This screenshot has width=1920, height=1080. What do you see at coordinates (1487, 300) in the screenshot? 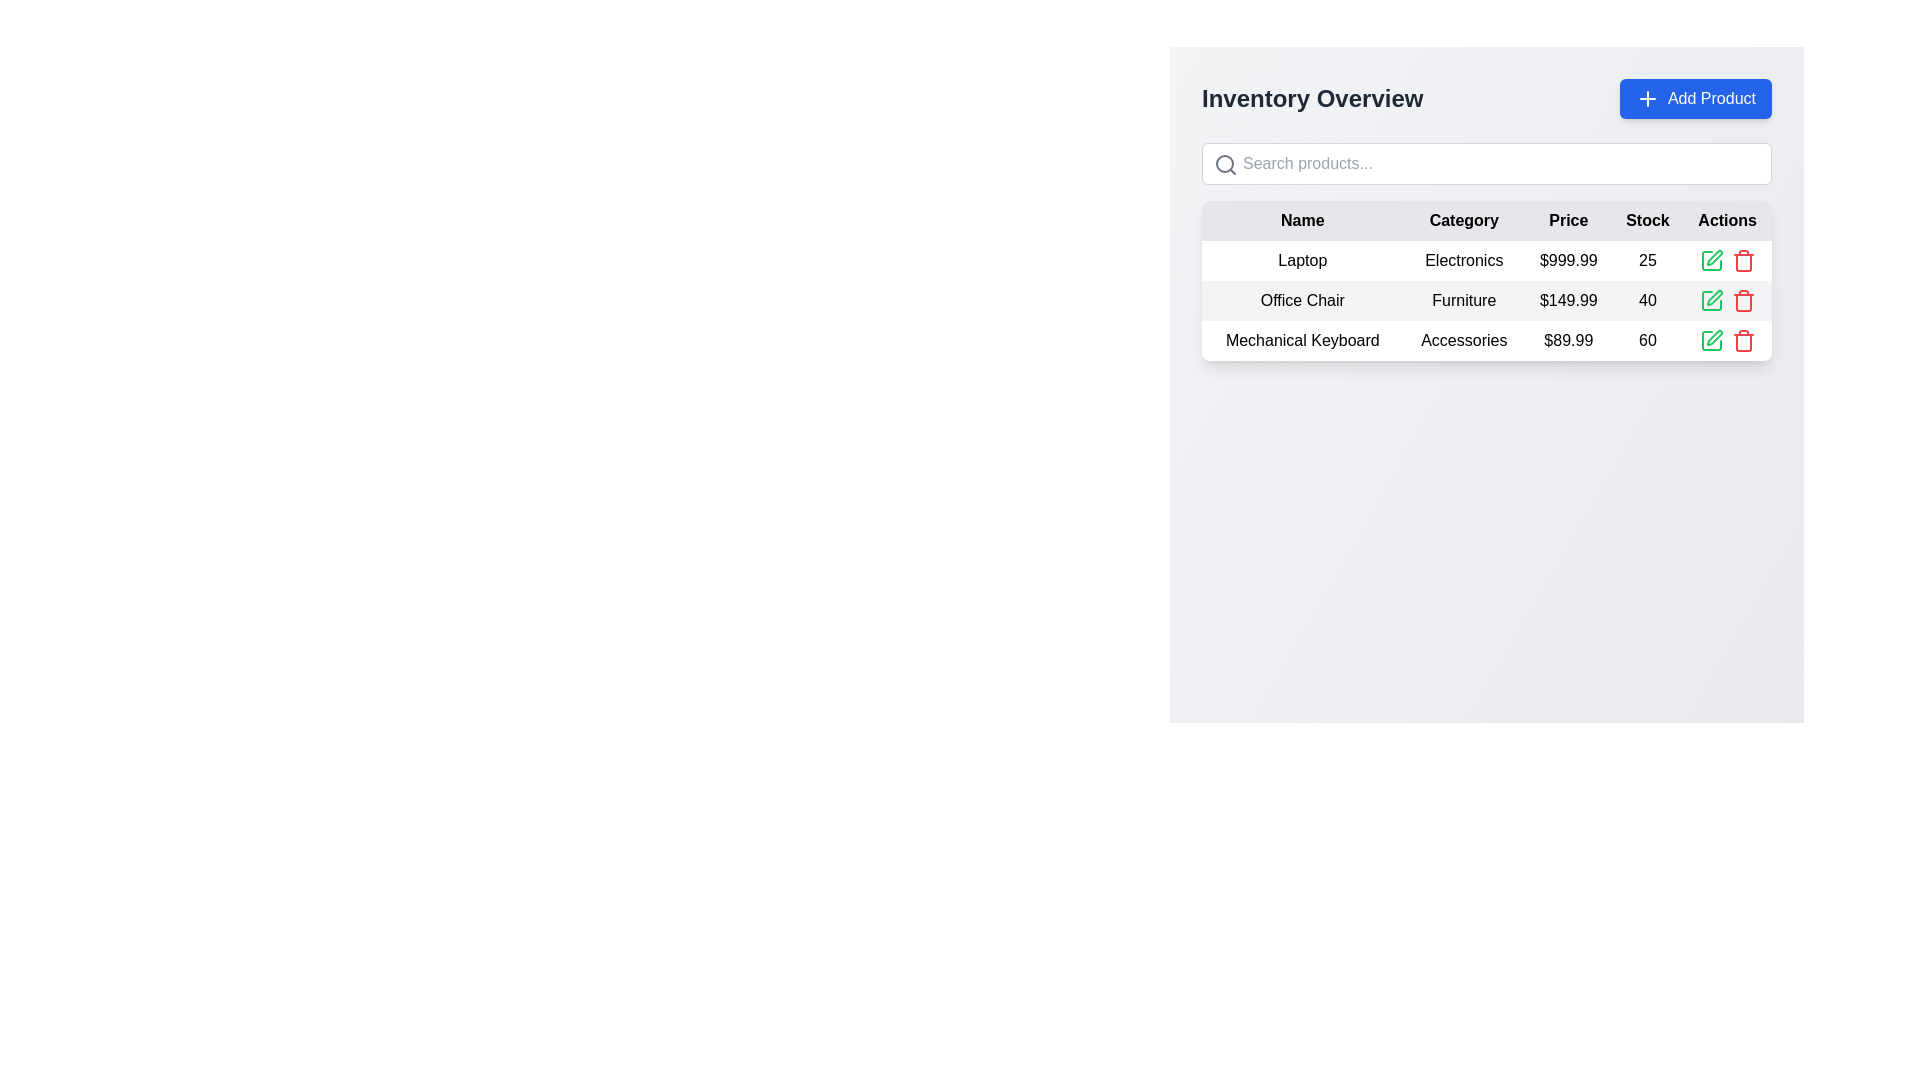
I see `the second row of the data table in the 'Inventory Overview' section` at bounding box center [1487, 300].